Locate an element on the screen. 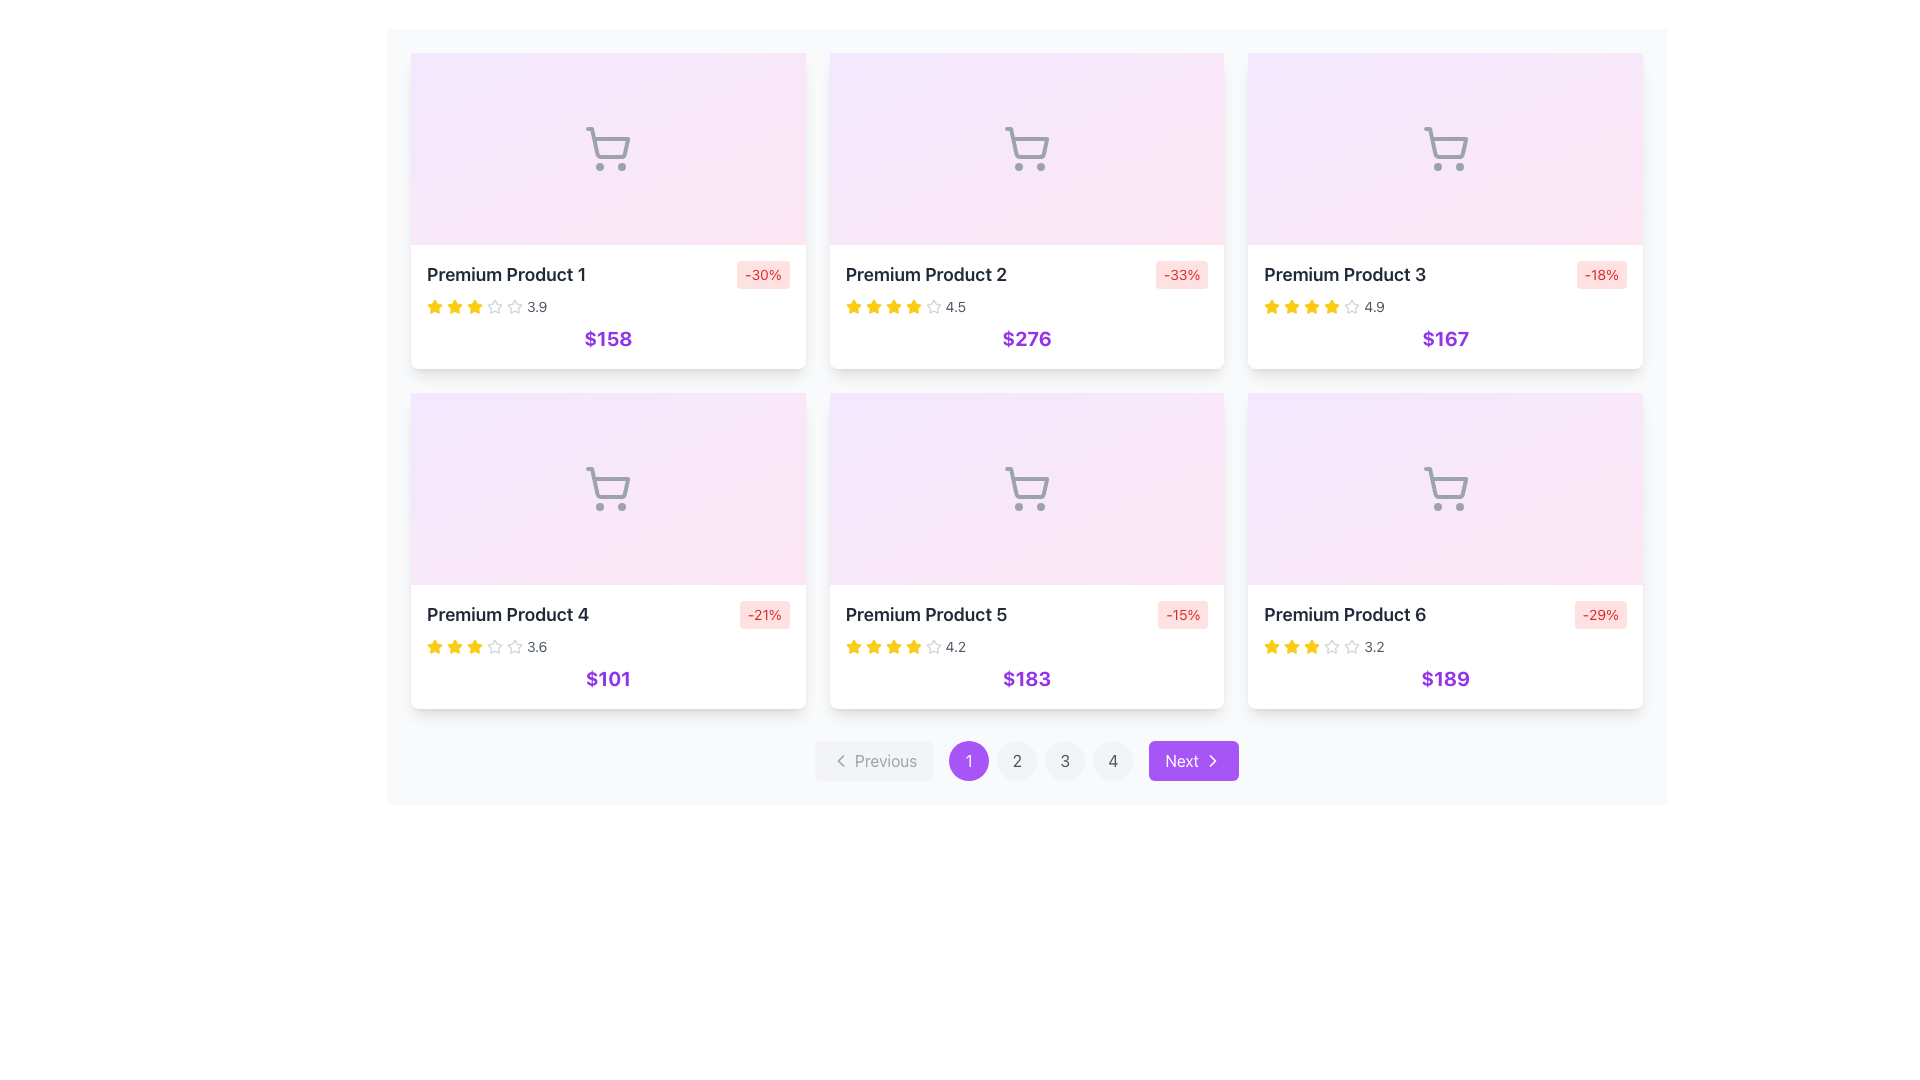 Image resolution: width=1920 pixels, height=1080 pixels. the discount badge with a red background and white text displaying '-30%' located at the top-right corner of the 'Premium Product 1' card is located at coordinates (762, 274).